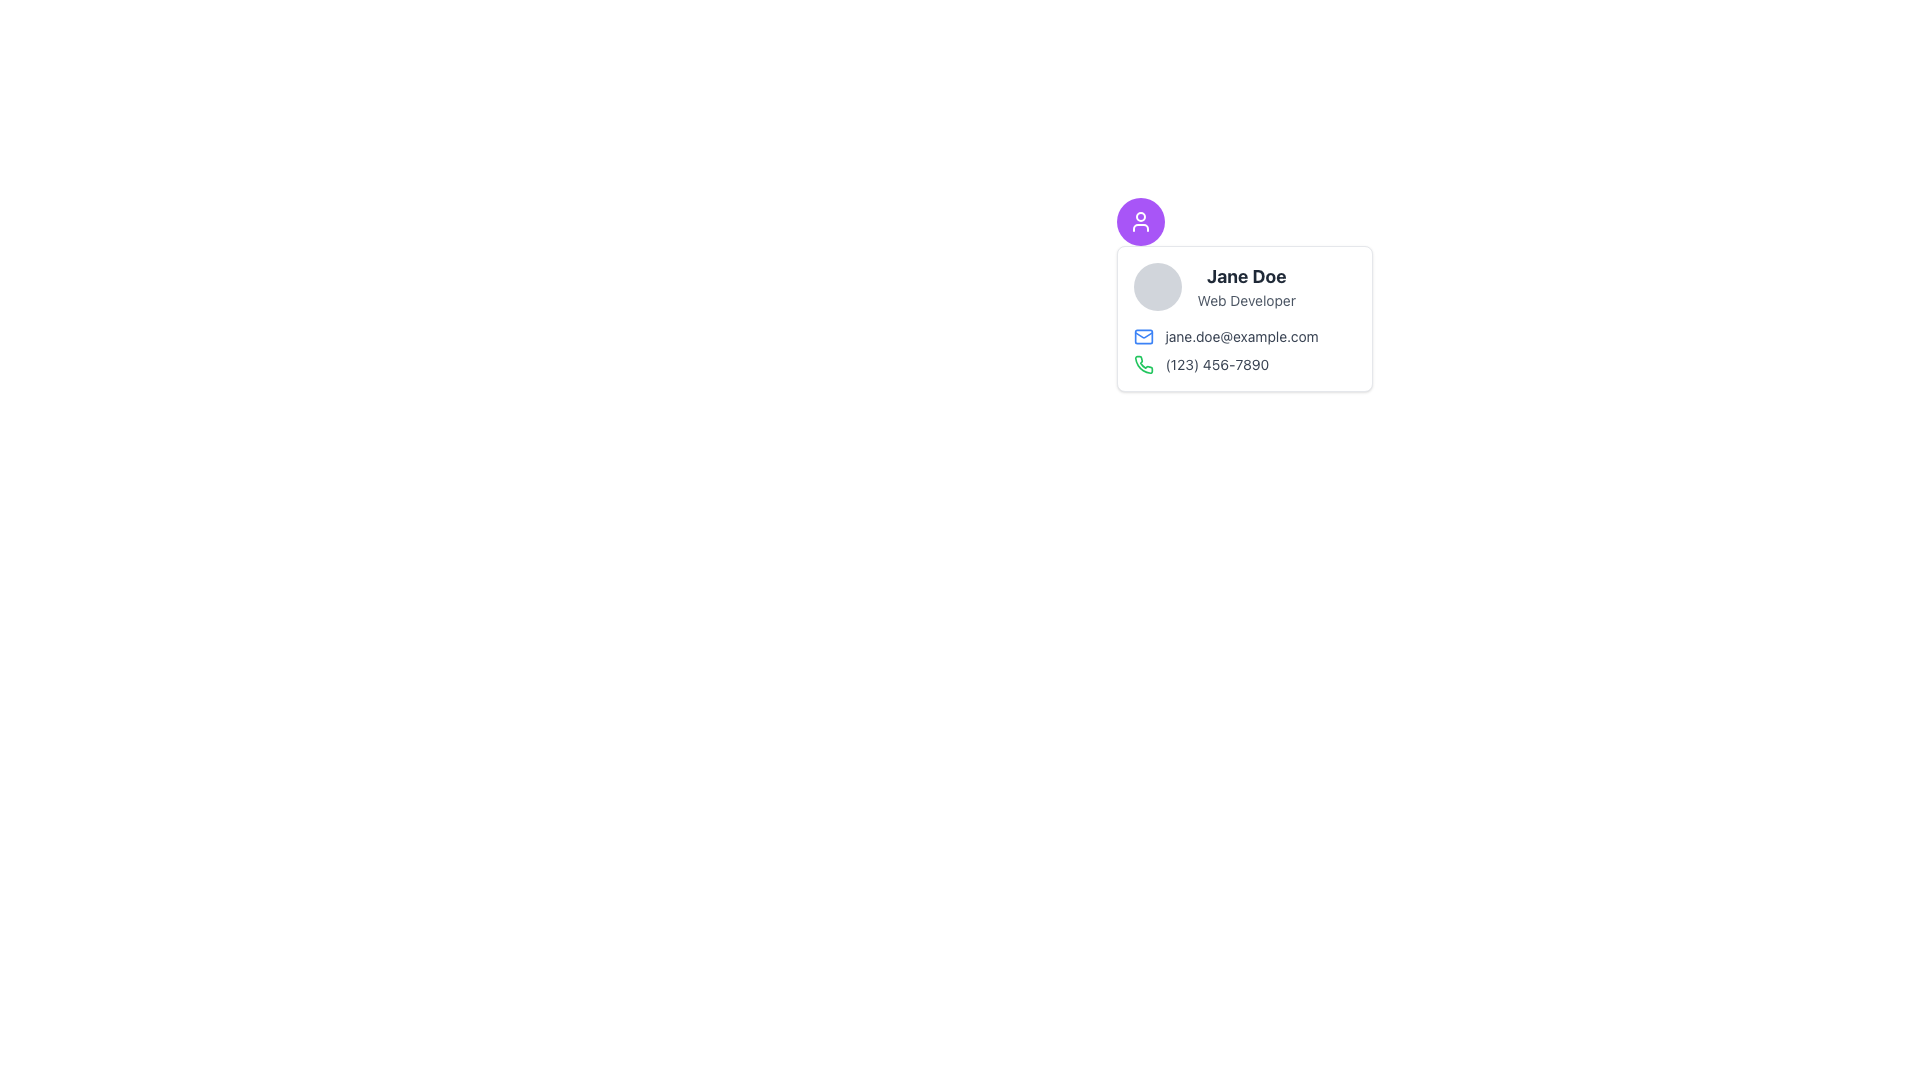  I want to click on the text segment displaying the phone number '(123) 456-7890' with a green phone icon, so click(1243, 365).